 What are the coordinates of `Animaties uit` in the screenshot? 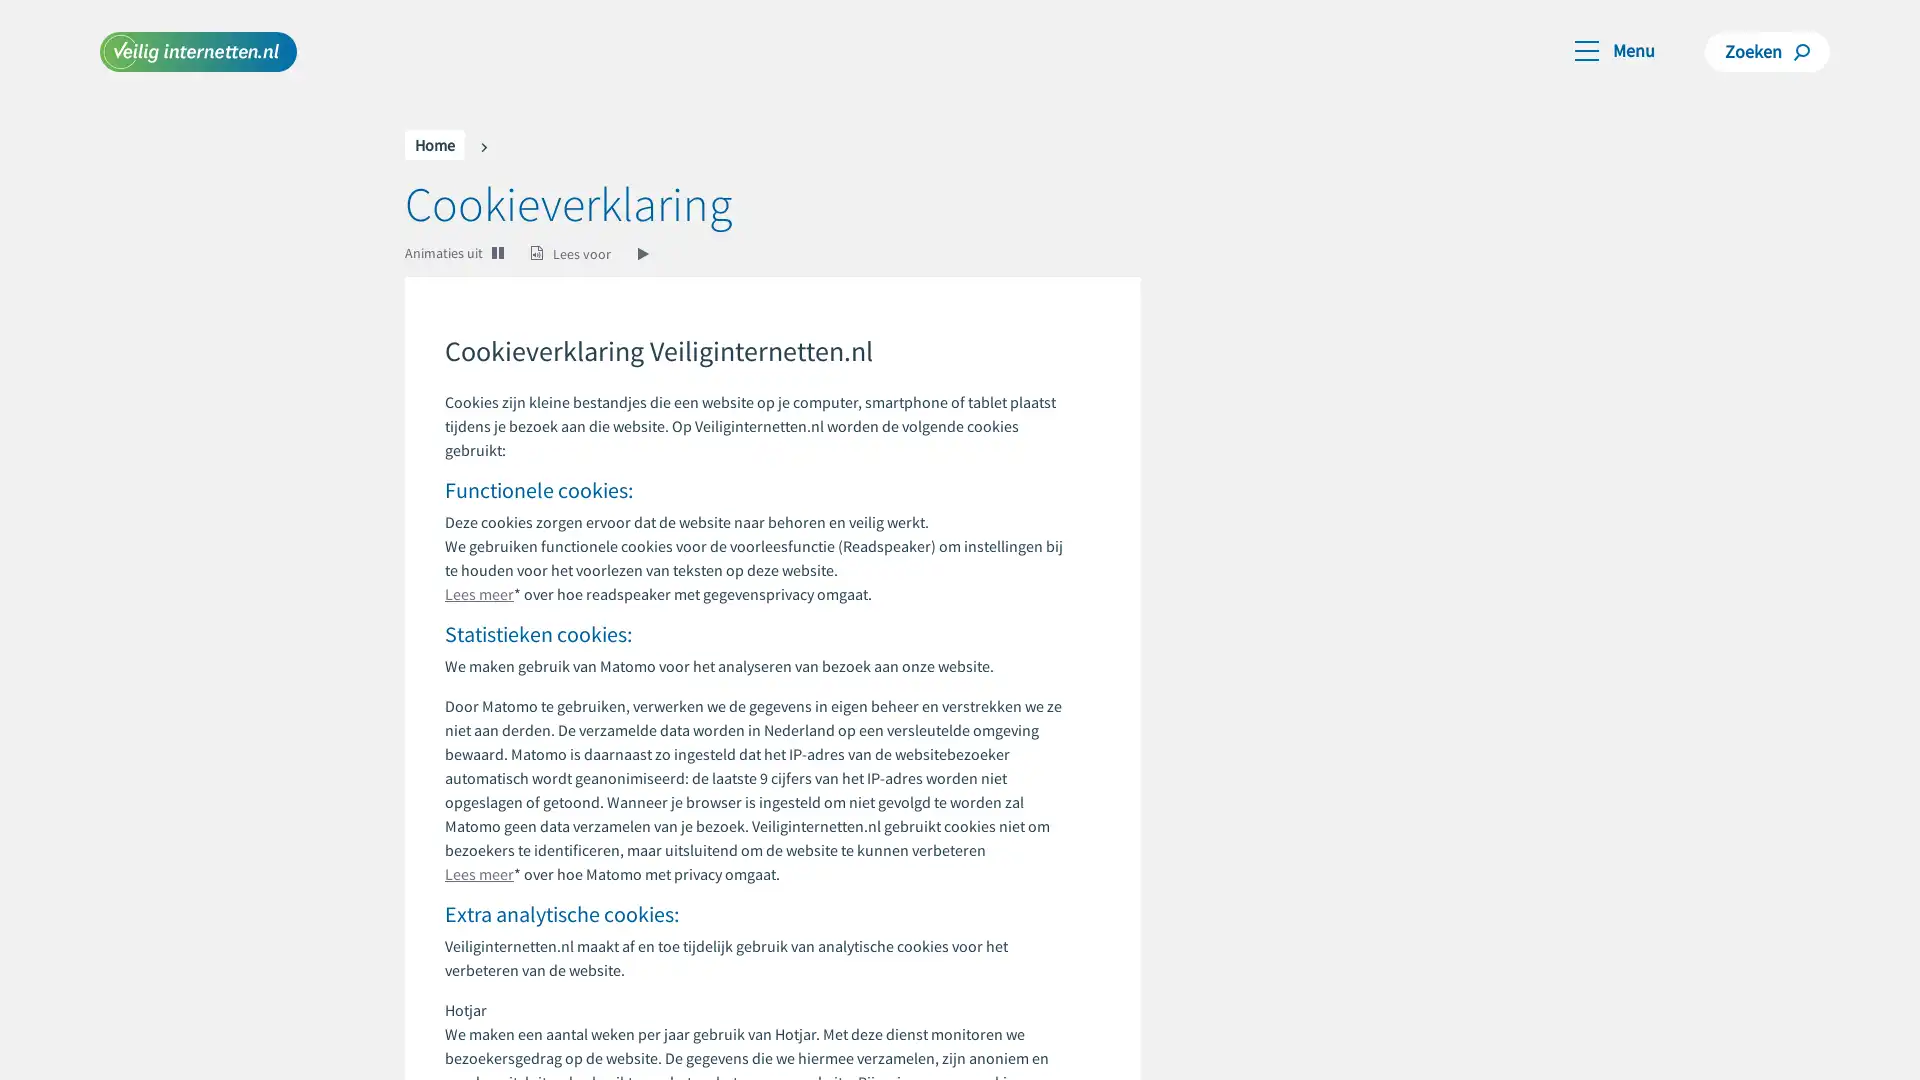 It's located at (443, 251).